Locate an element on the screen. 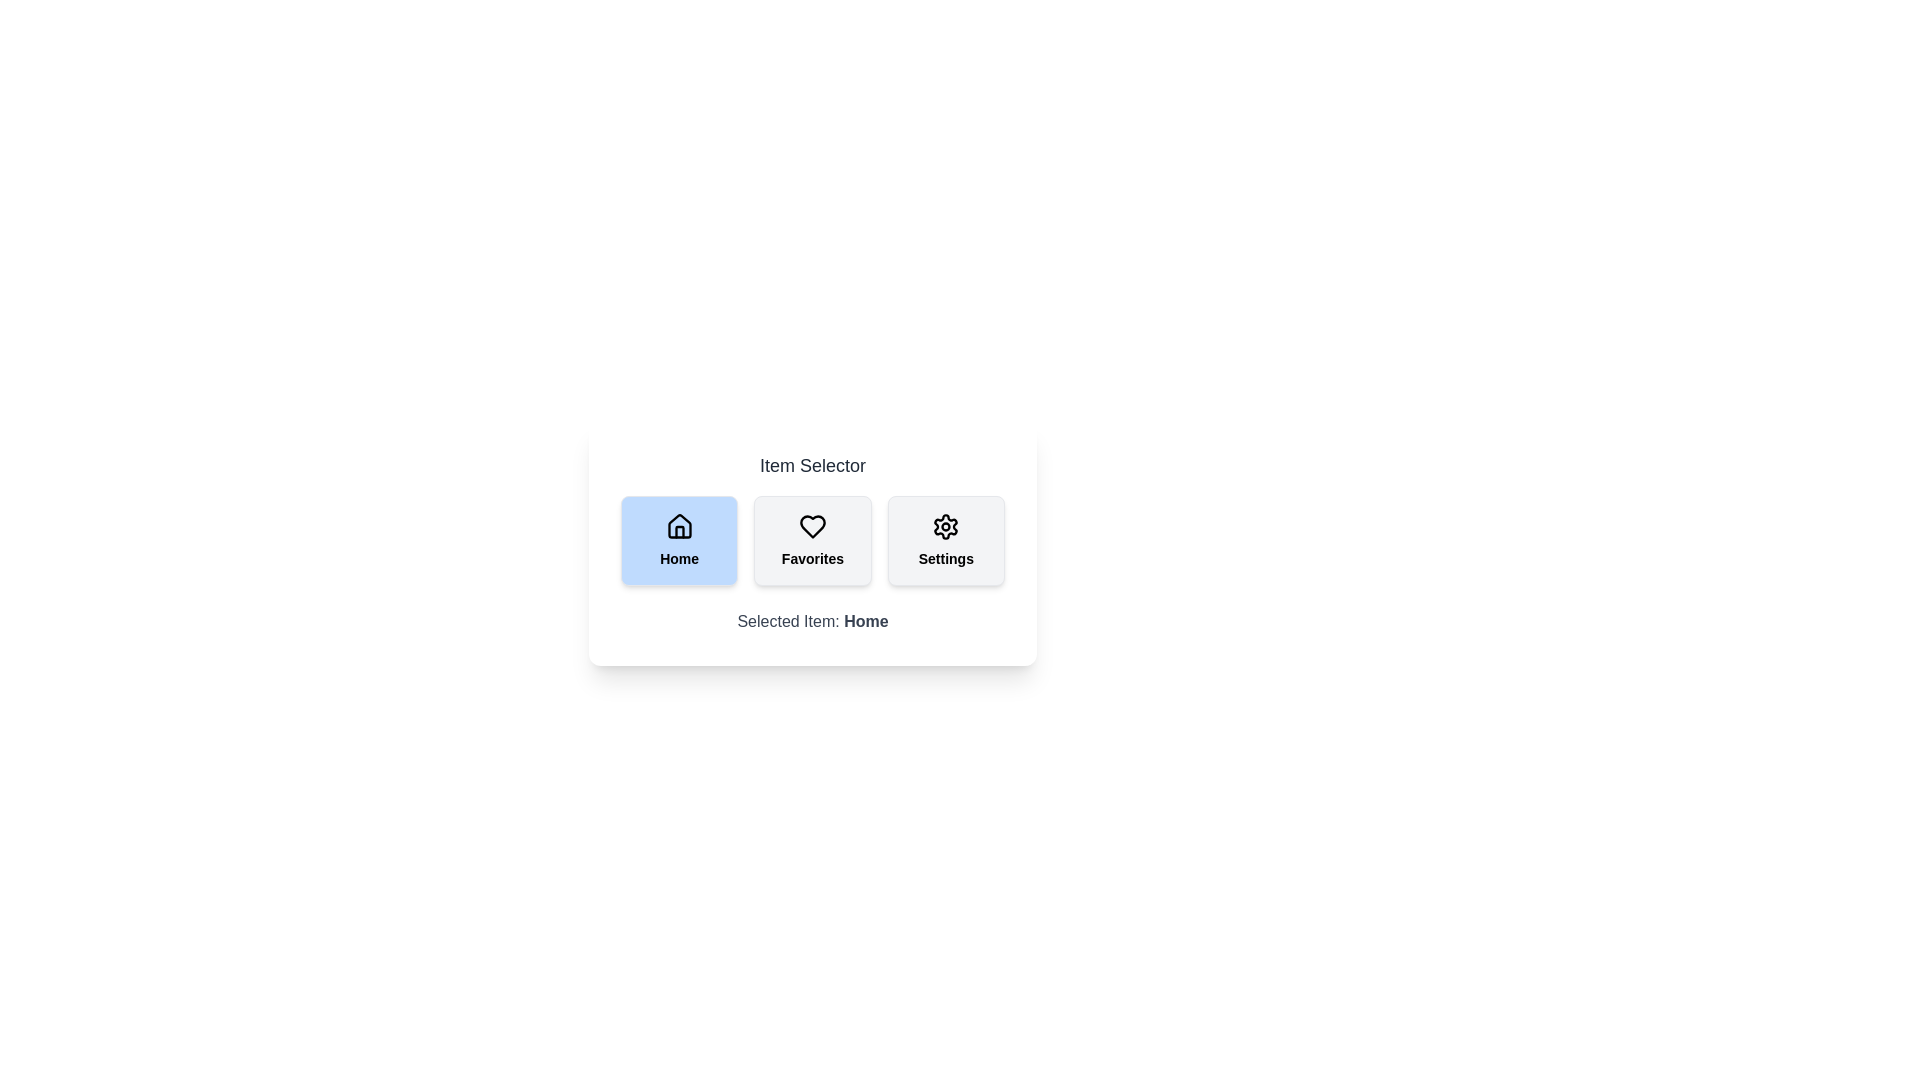 The height and width of the screenshot is (1080, 1920). the button labeled Settings to select it is located at coordinates (945, 540).